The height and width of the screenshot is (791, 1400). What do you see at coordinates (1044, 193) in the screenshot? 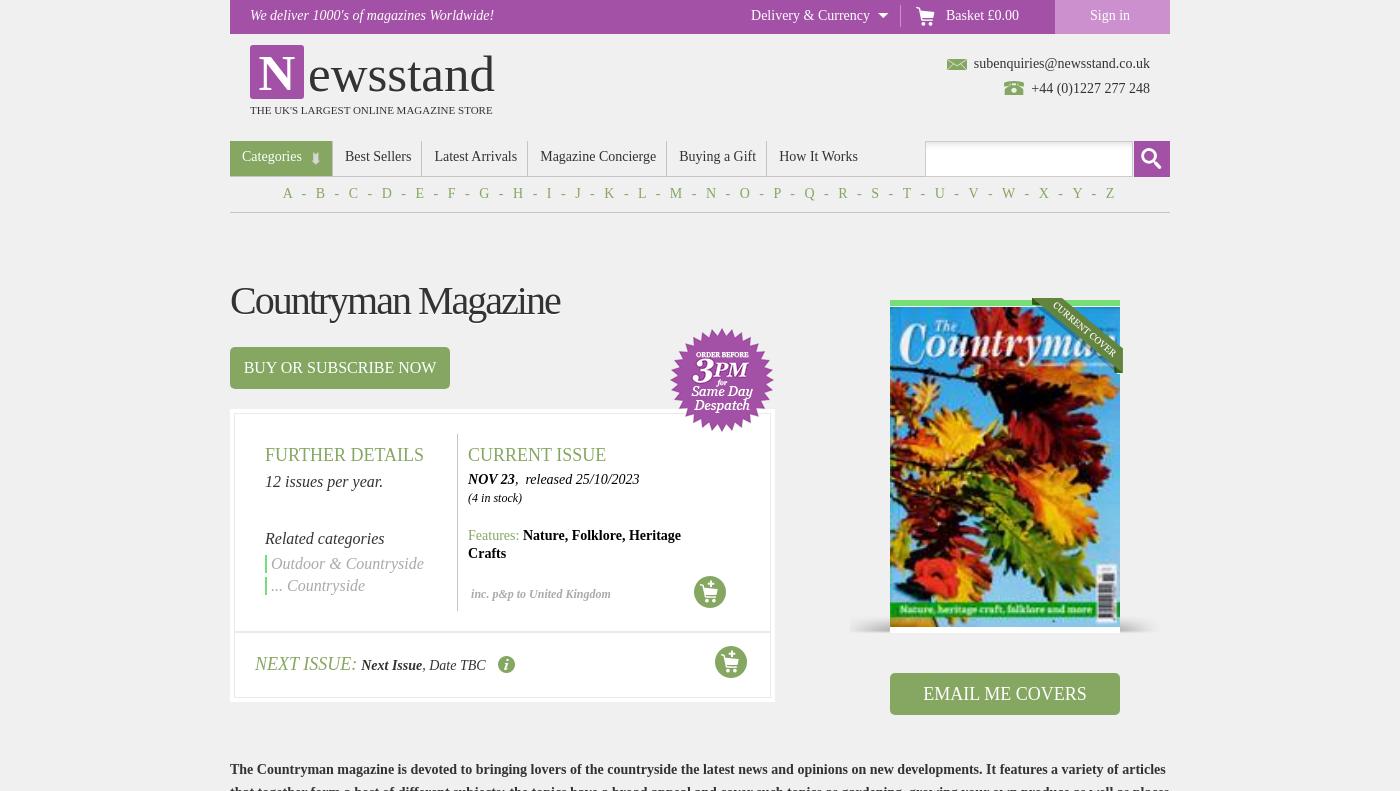
I see `'X'` at bounding box center [1044, 193].